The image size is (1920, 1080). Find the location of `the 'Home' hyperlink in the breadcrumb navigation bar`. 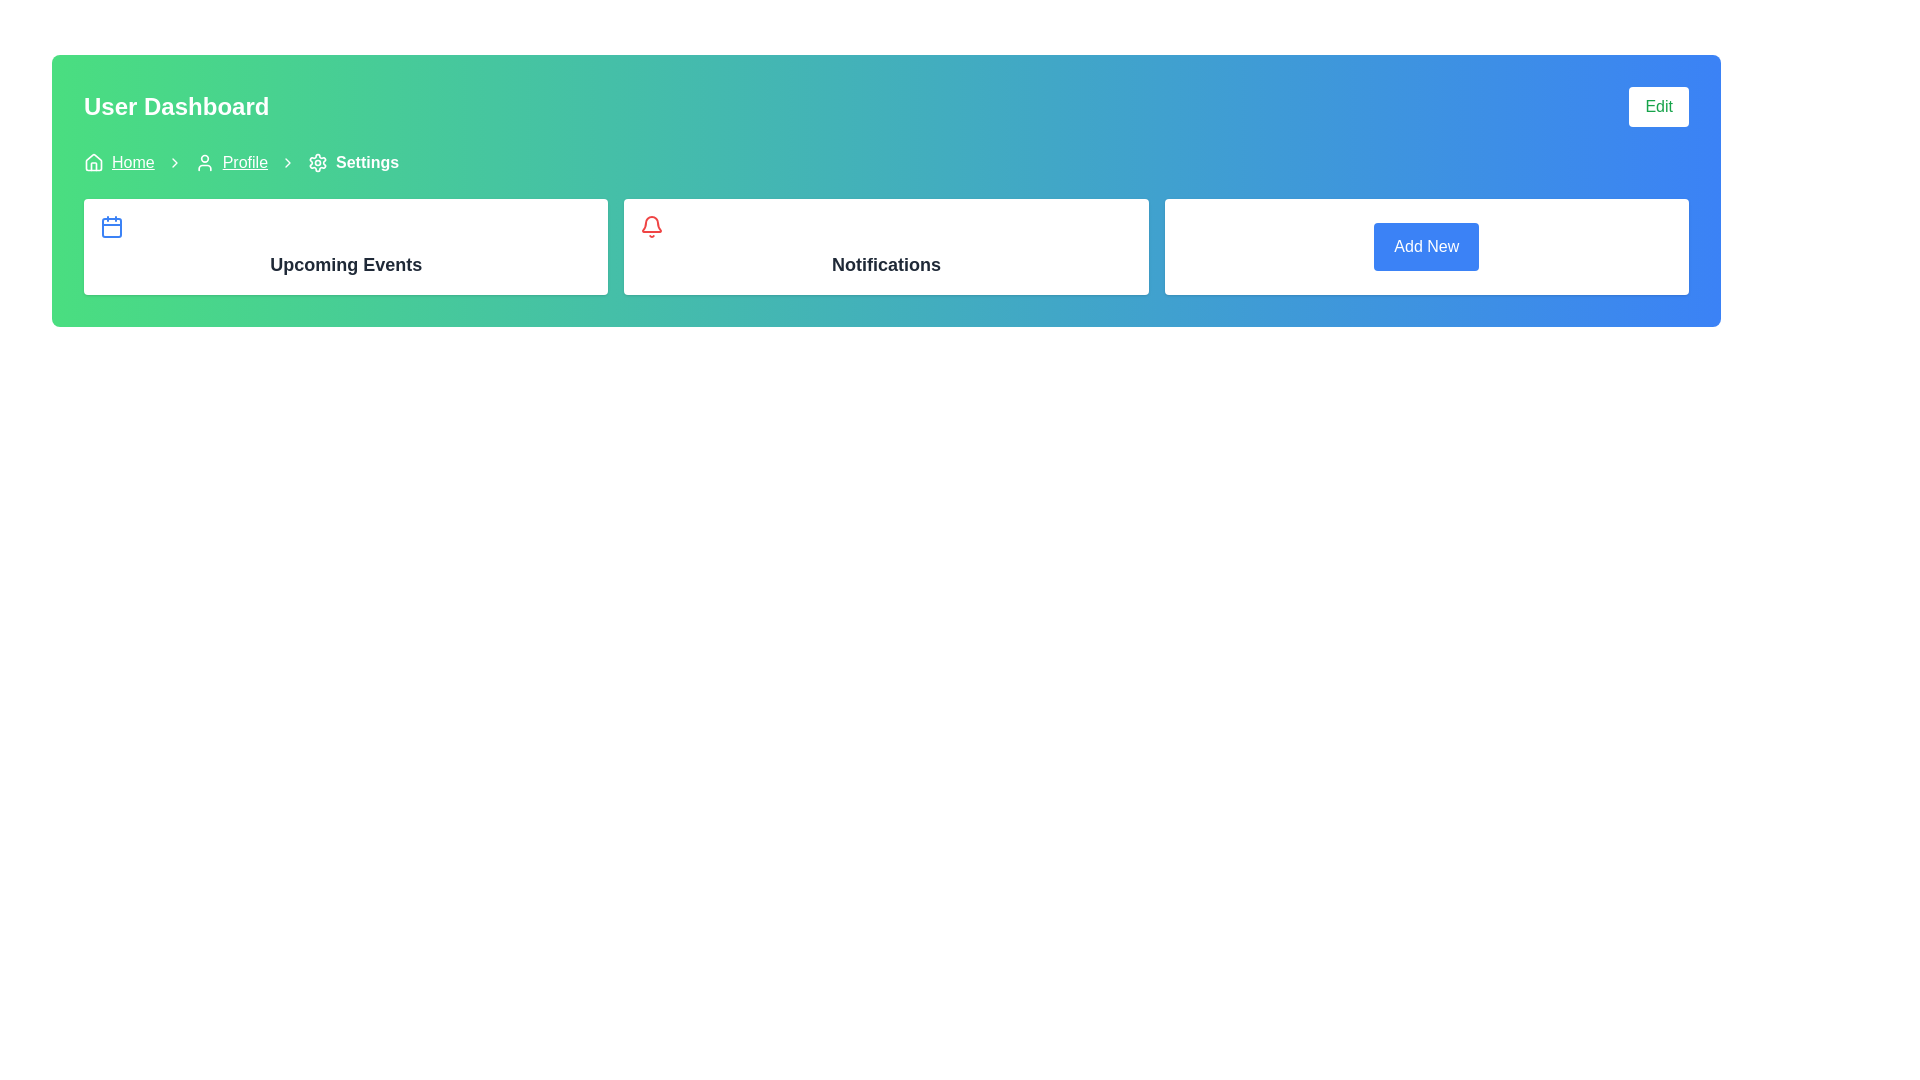

the 'Home' hyperlink in the breadcrumb navigation bar is located at coordinates (132, 161).